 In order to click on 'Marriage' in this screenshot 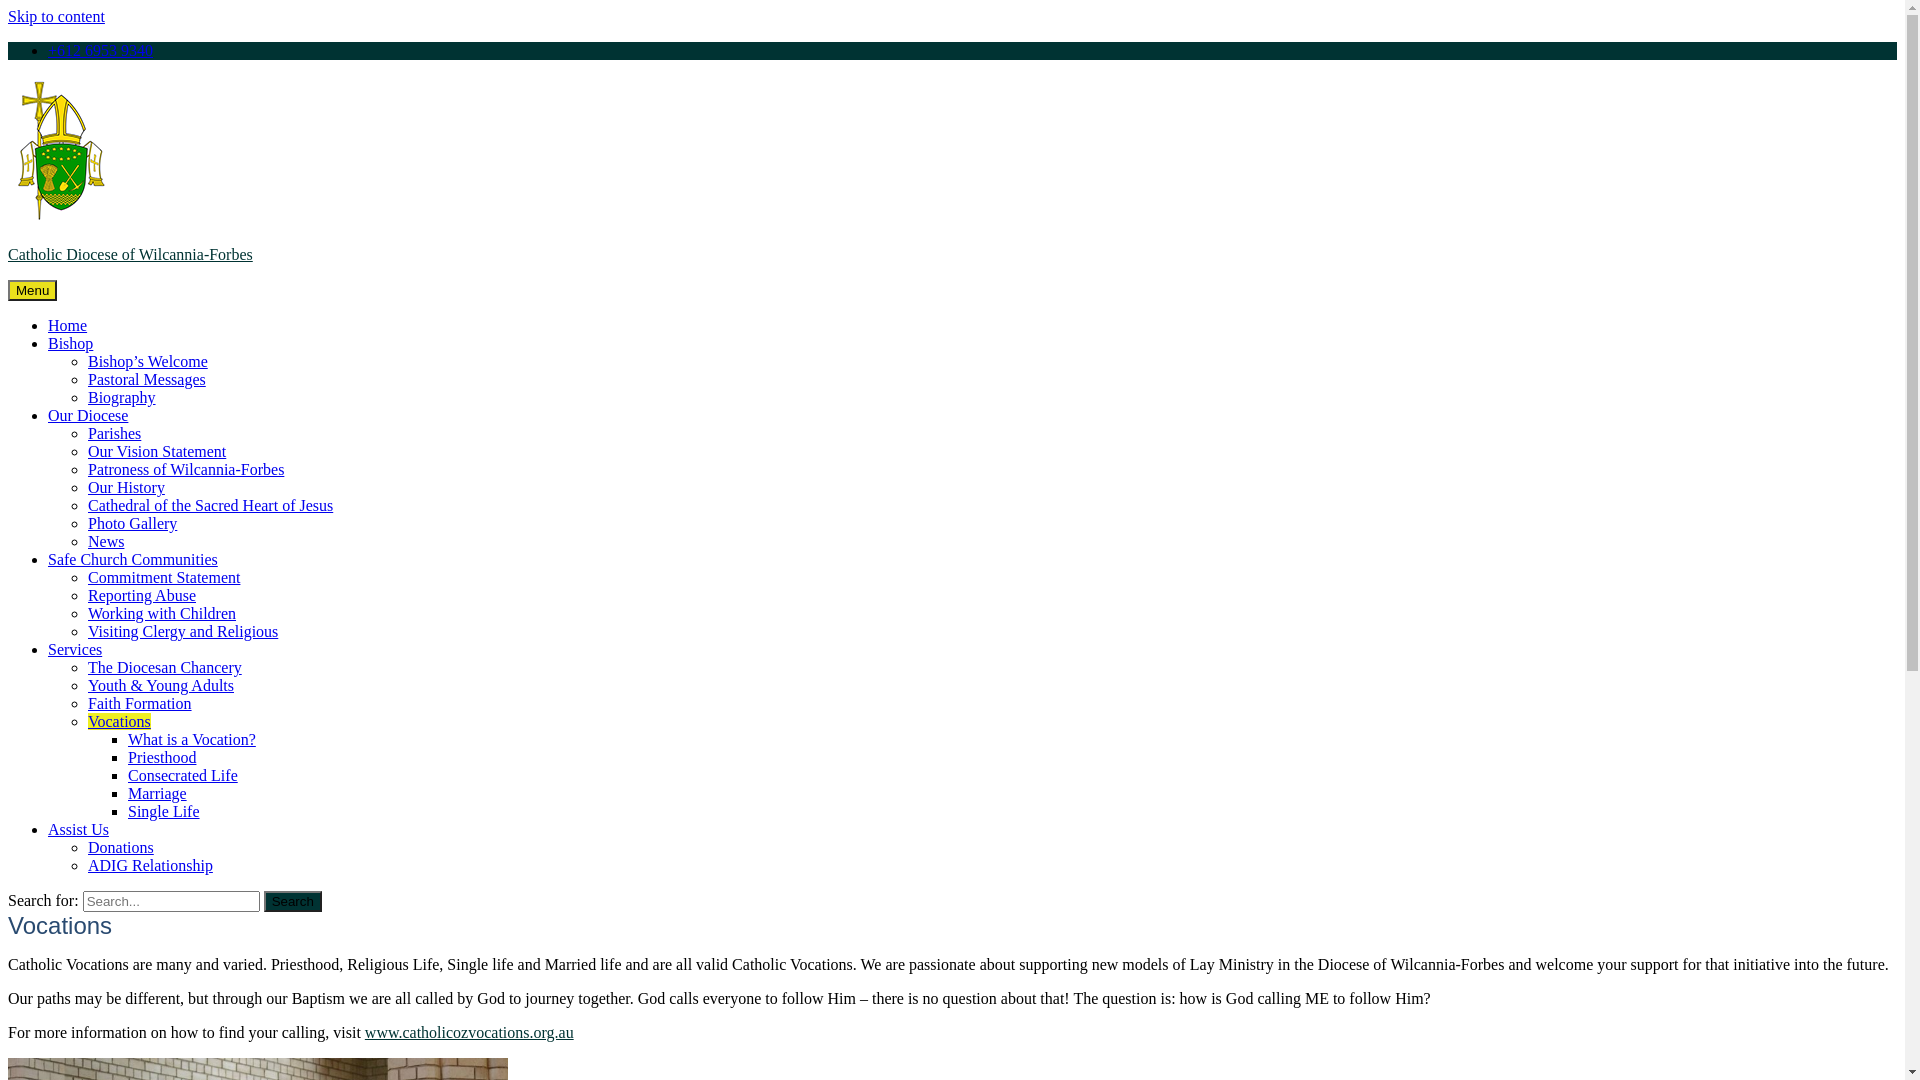, I will do `click(127, 792)`.